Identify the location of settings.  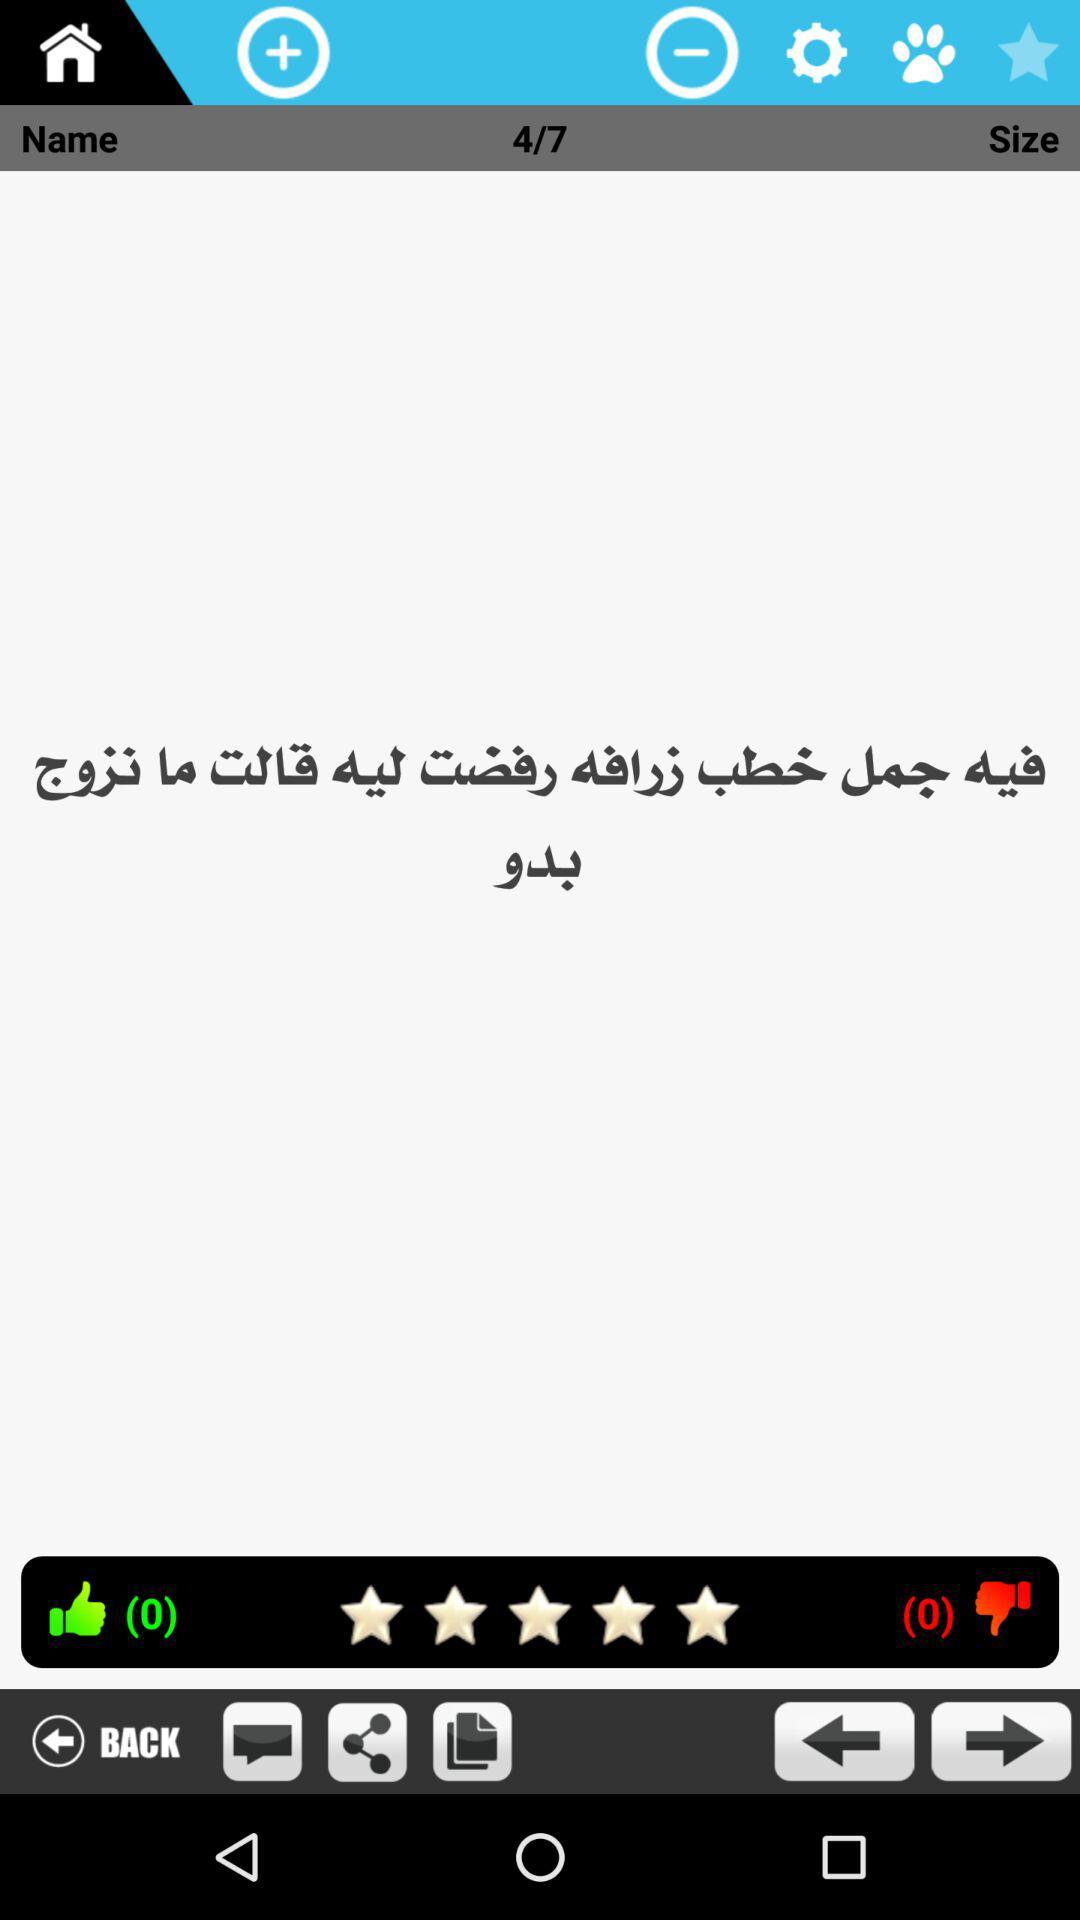
(817, 52).